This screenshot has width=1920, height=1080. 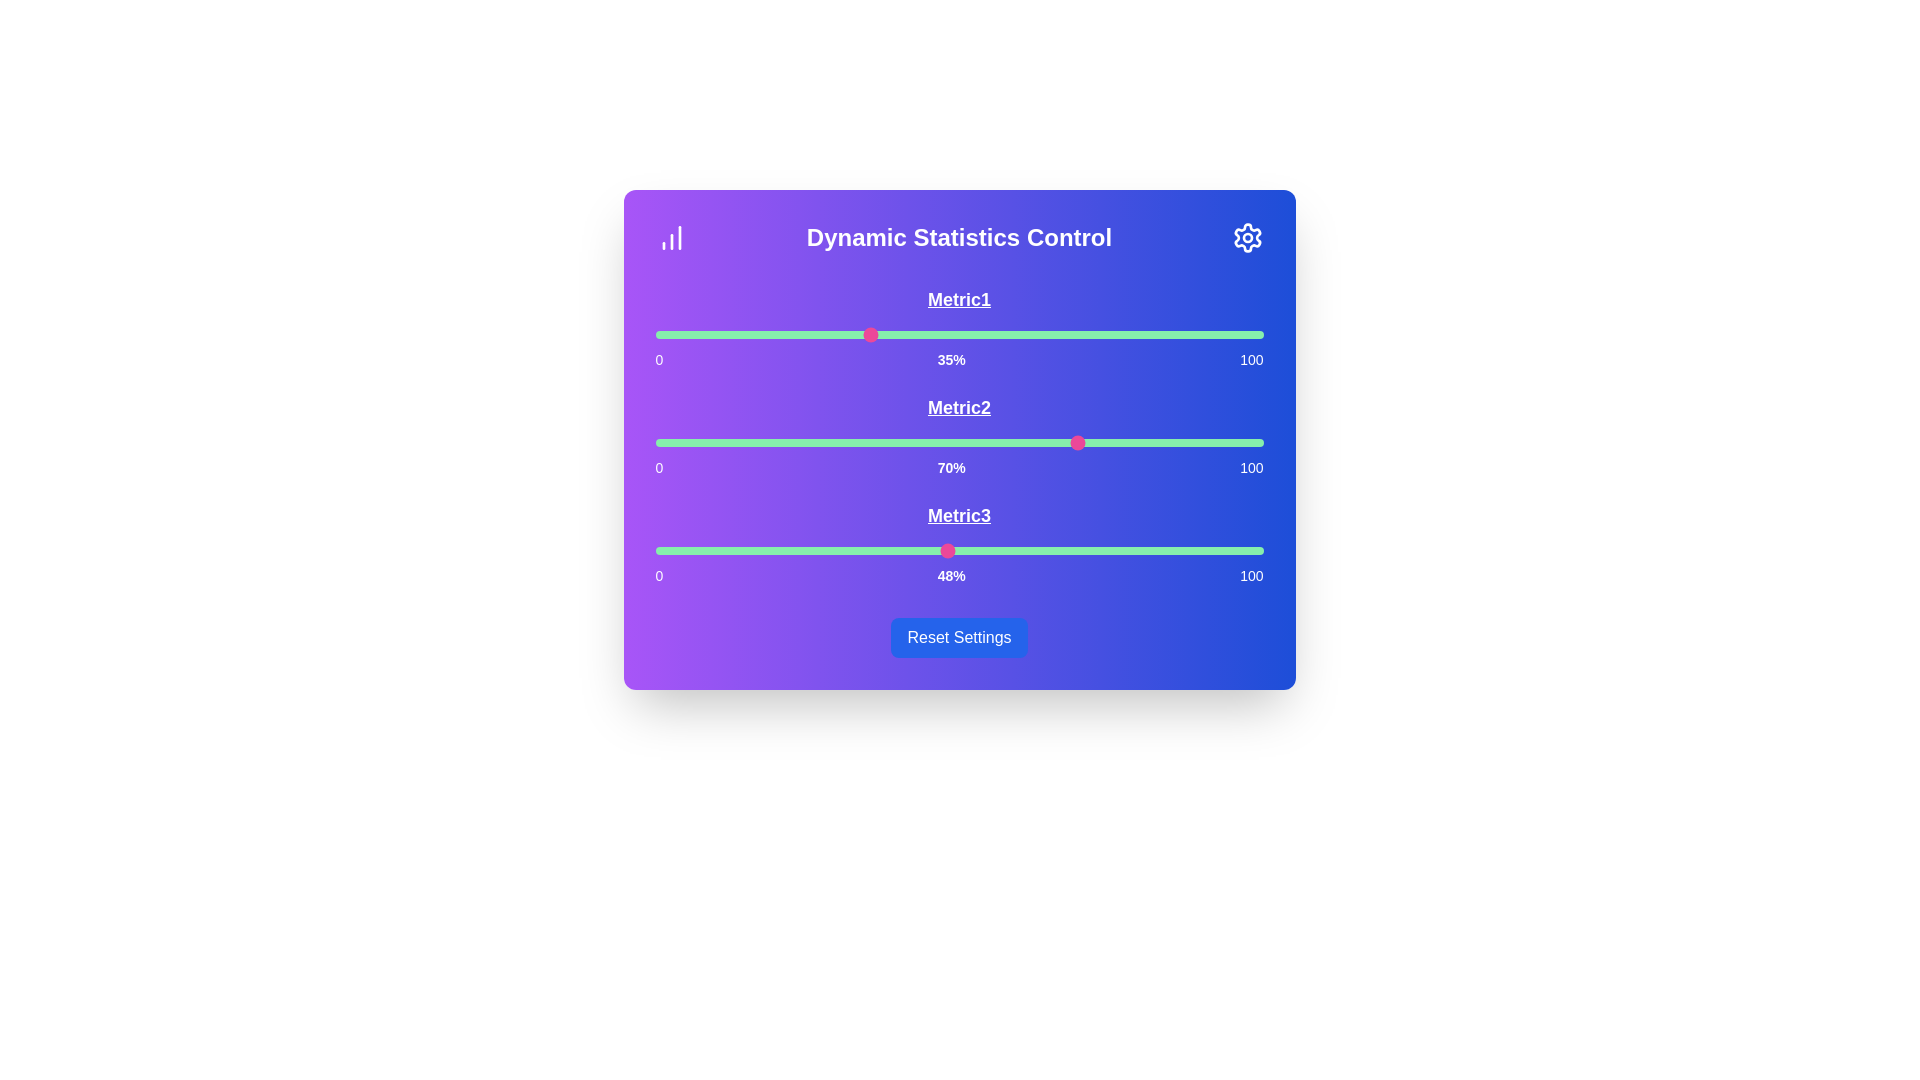 What do you see at coordinates (671, 237) in the screenshot?
I see `the bar_chart icon in the header` at bounding box center [671, 237].